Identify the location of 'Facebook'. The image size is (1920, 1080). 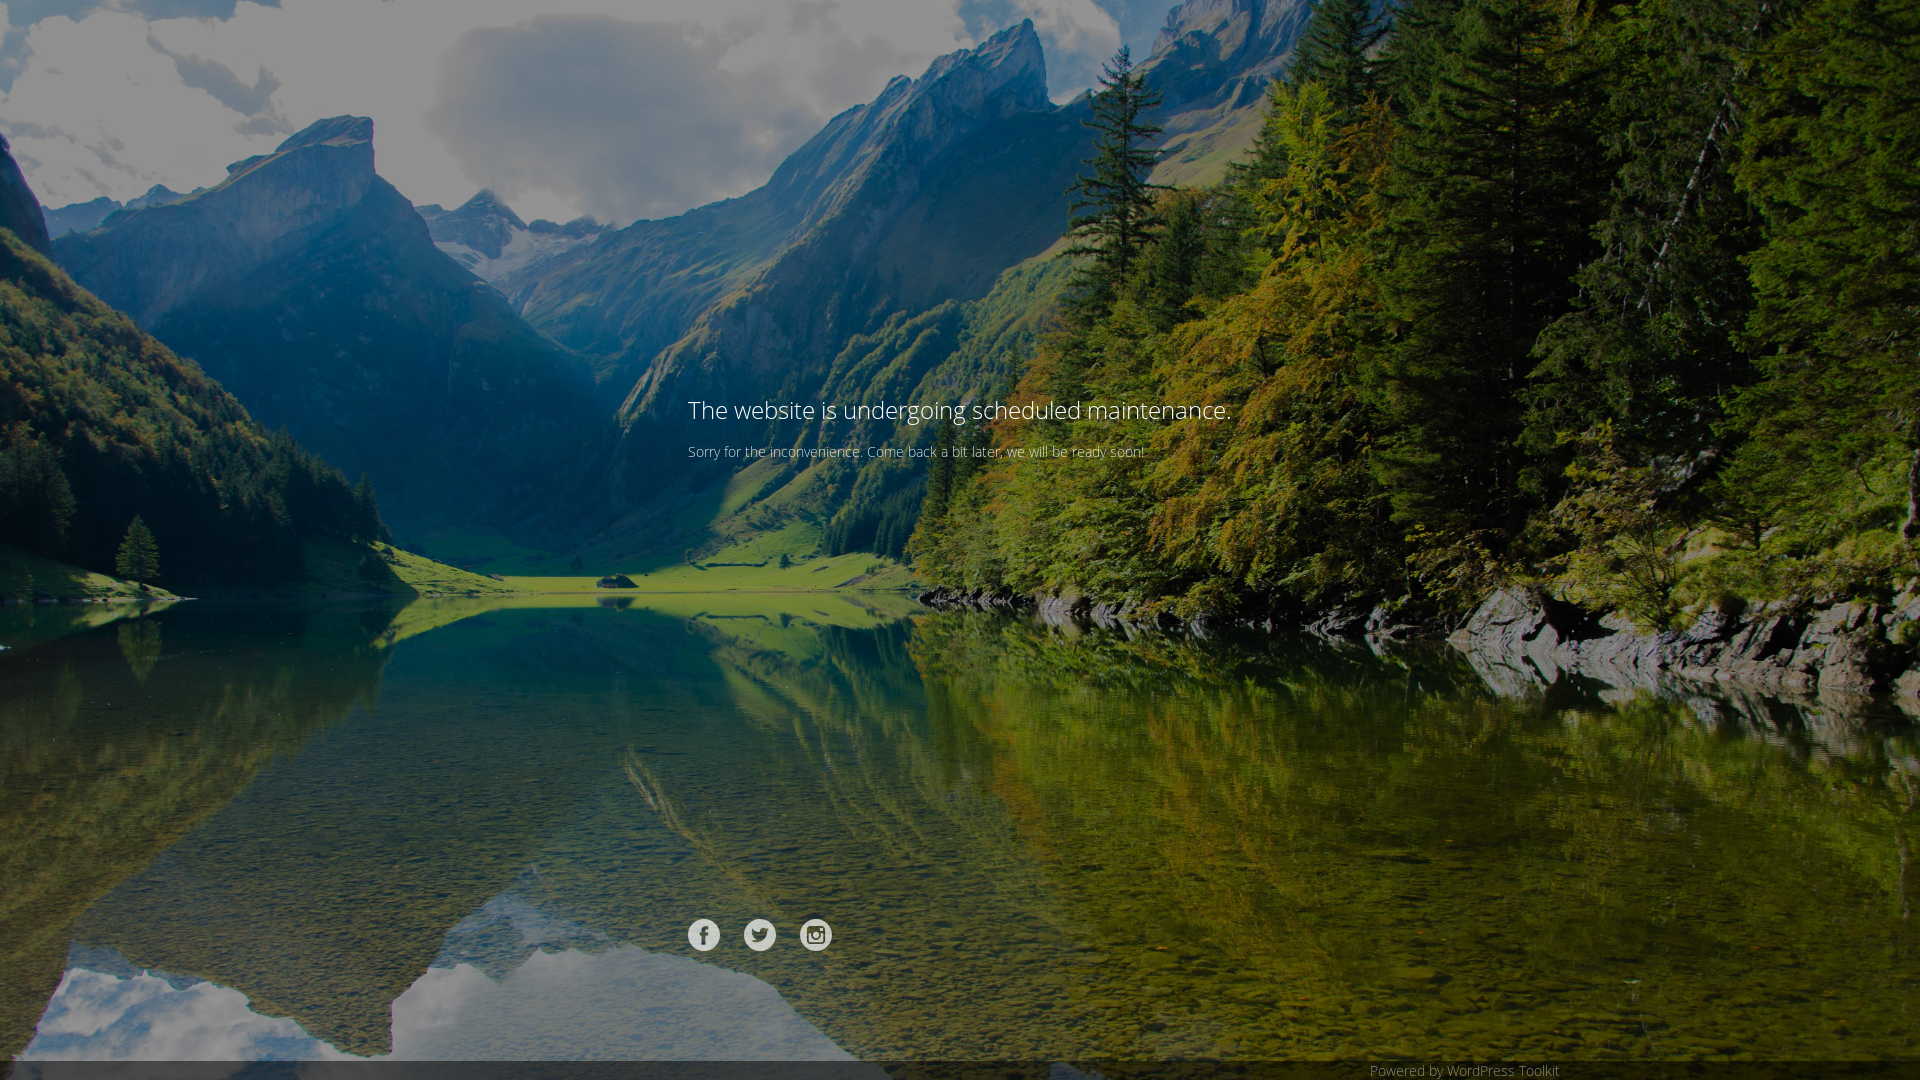
(687, 934).